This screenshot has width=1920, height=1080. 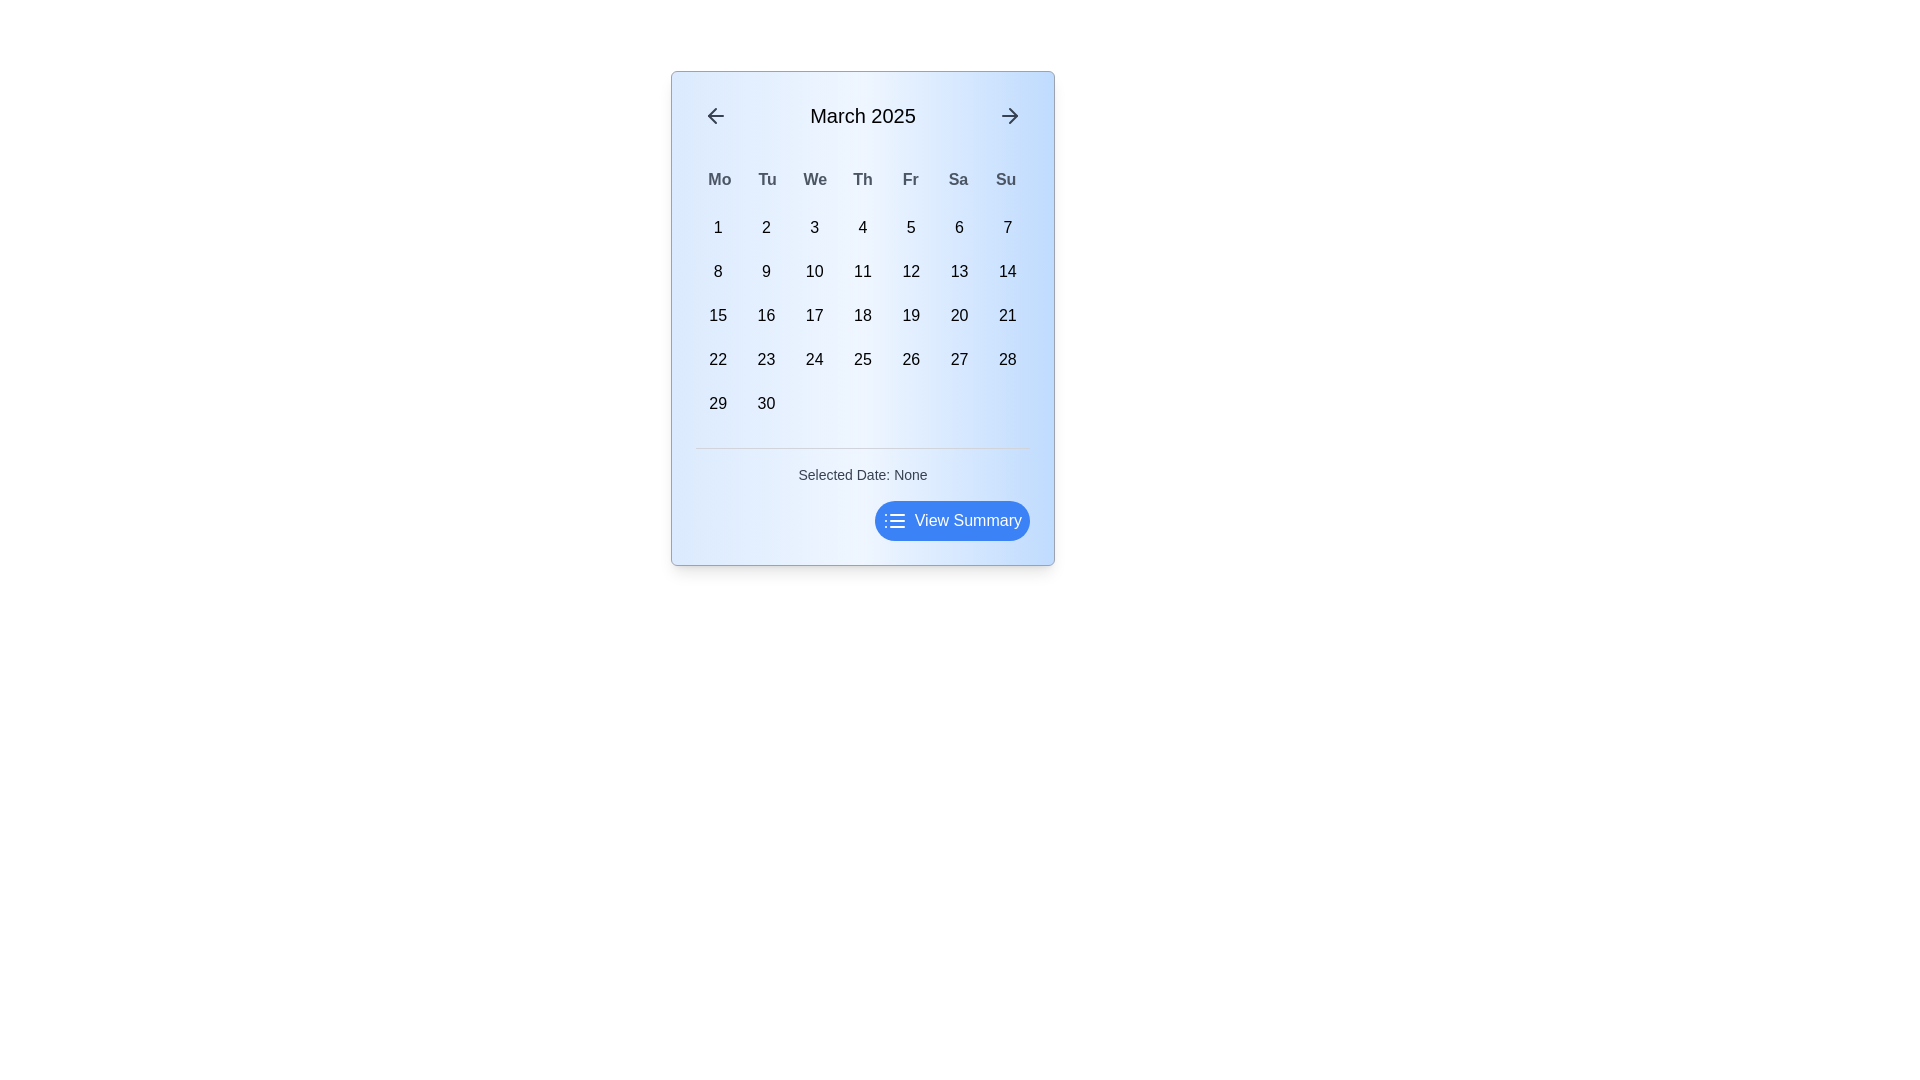 I want to click on the button representing the calendar date '8' to select this date and access additional actions, so click(x=718, y=272).